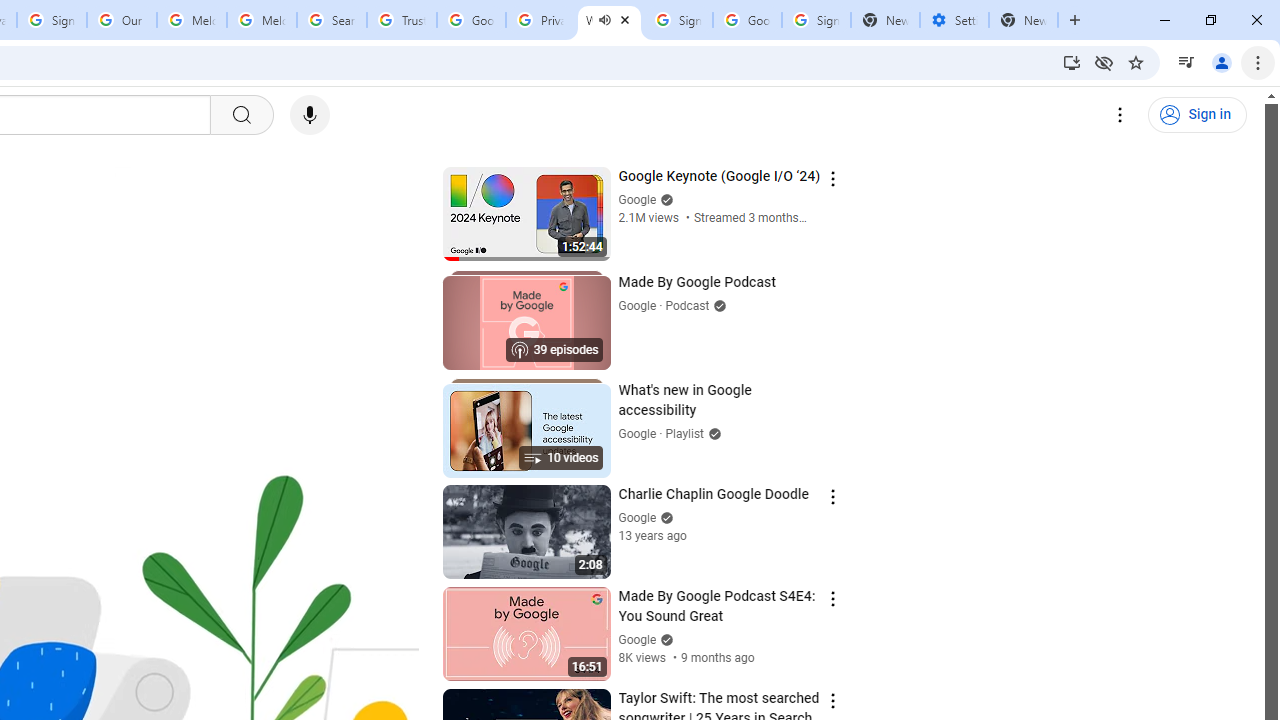 This screenshot has width=1280, height=720. Describe the element at coordinates (816, 20) in the screenshot. I see `'Sign in - Google Accounts'` at that location.